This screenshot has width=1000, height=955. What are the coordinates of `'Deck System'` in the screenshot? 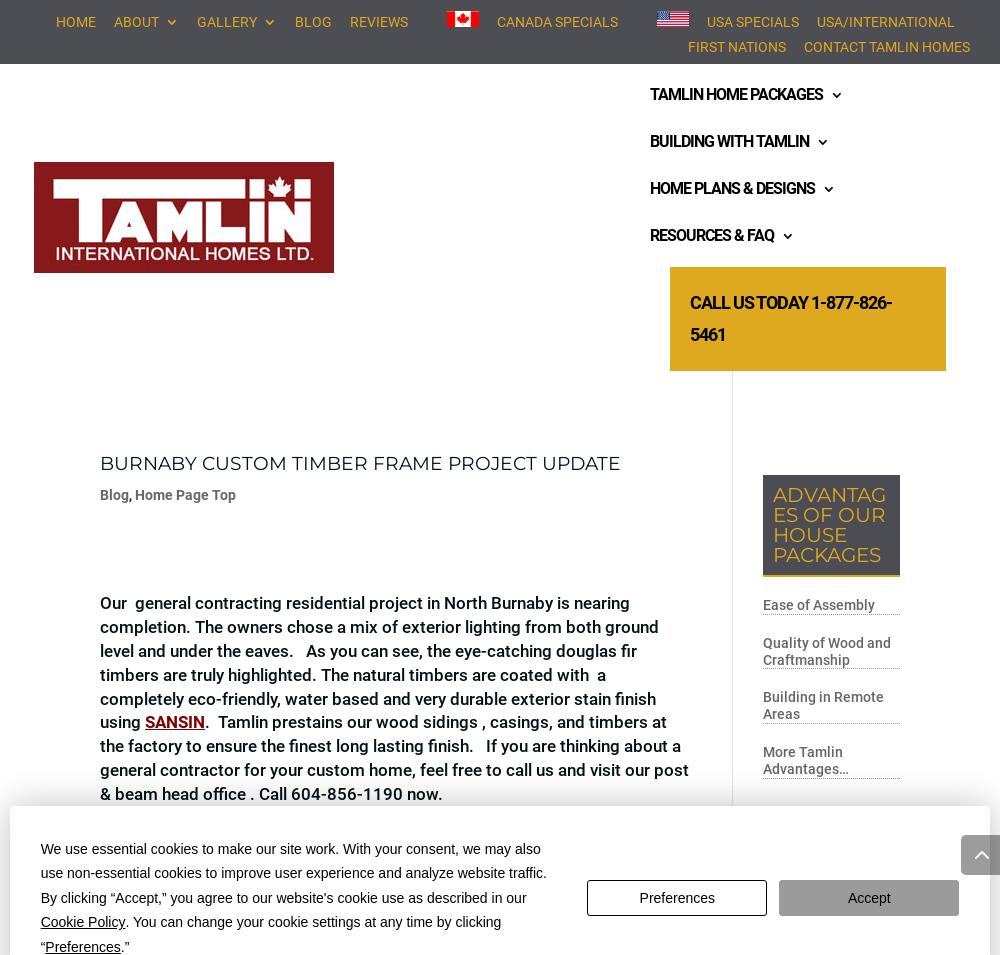 It's located at (491, 558).